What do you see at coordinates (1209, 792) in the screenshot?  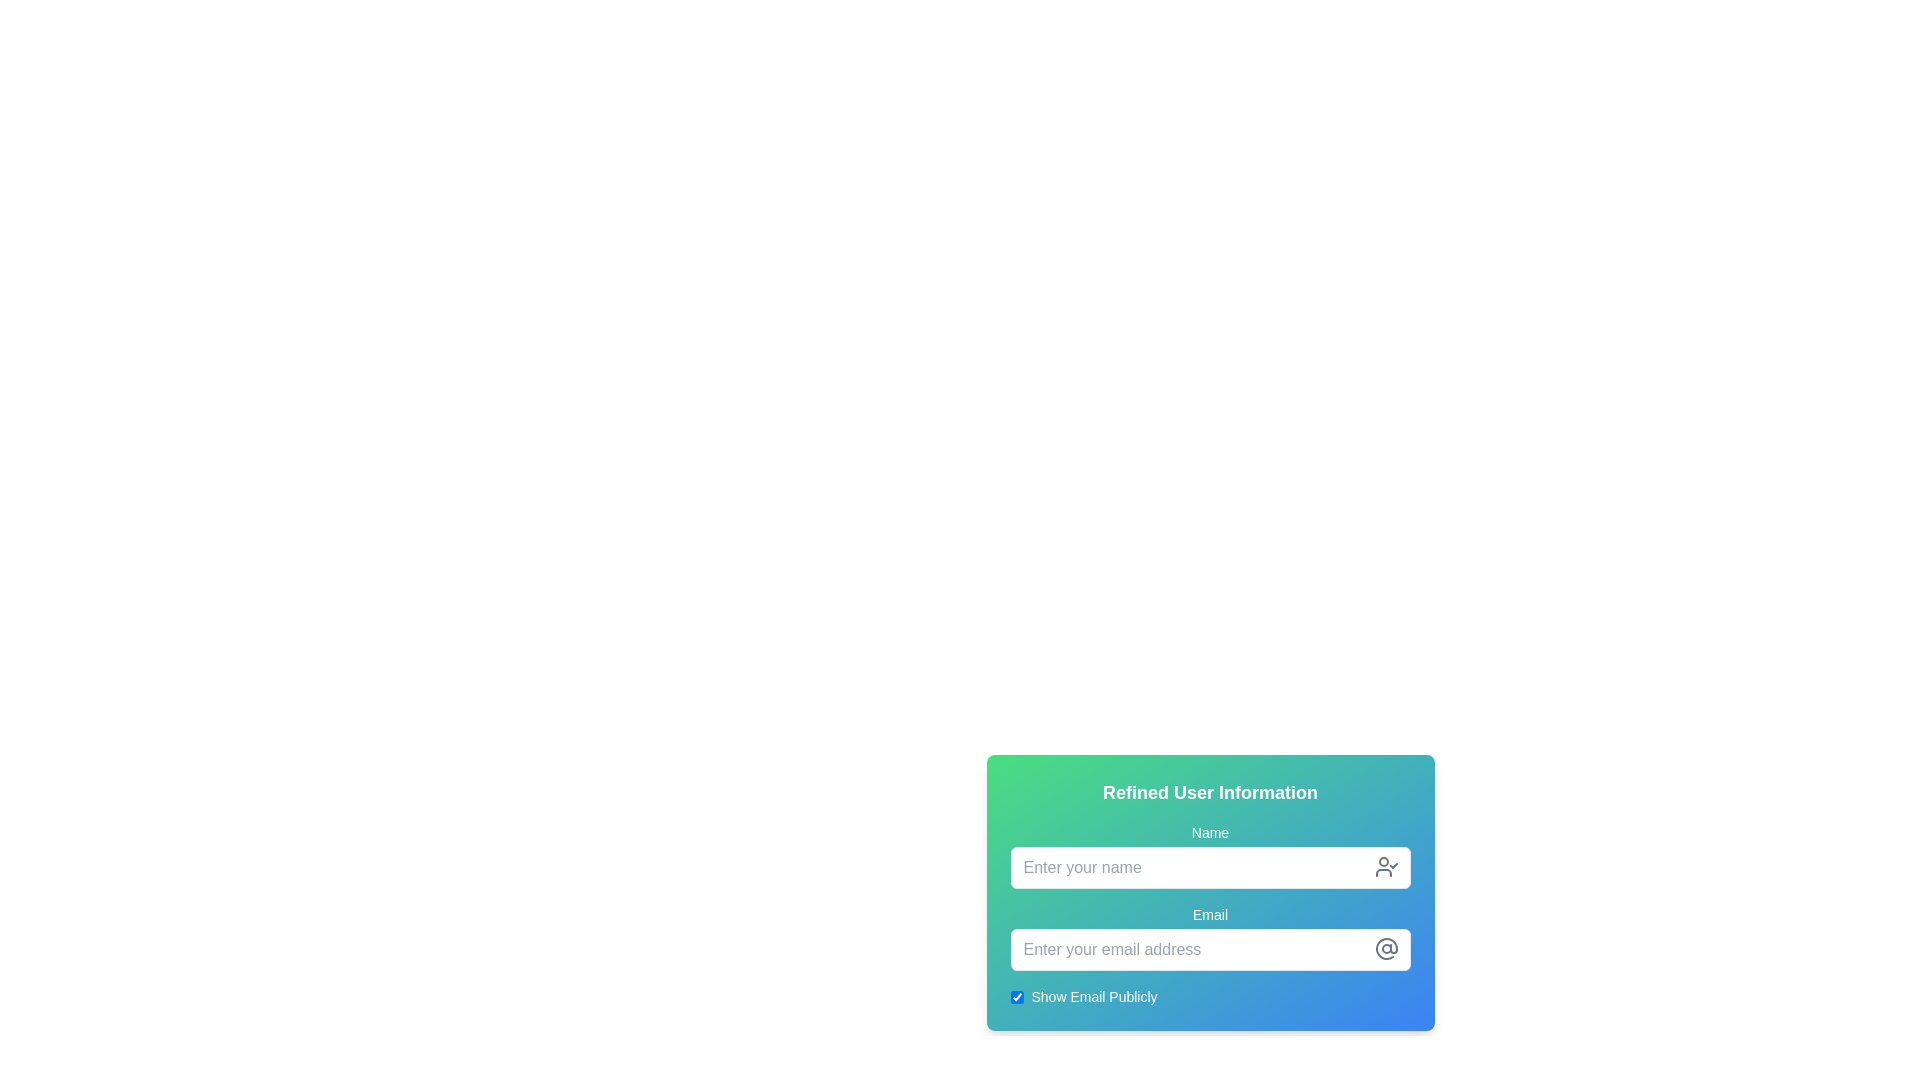 I see `the text label that reads 'Refined User Information', which is styled with bold, white, and large text, located at the top of a gradient background card` at bounding box center [1209, 792].